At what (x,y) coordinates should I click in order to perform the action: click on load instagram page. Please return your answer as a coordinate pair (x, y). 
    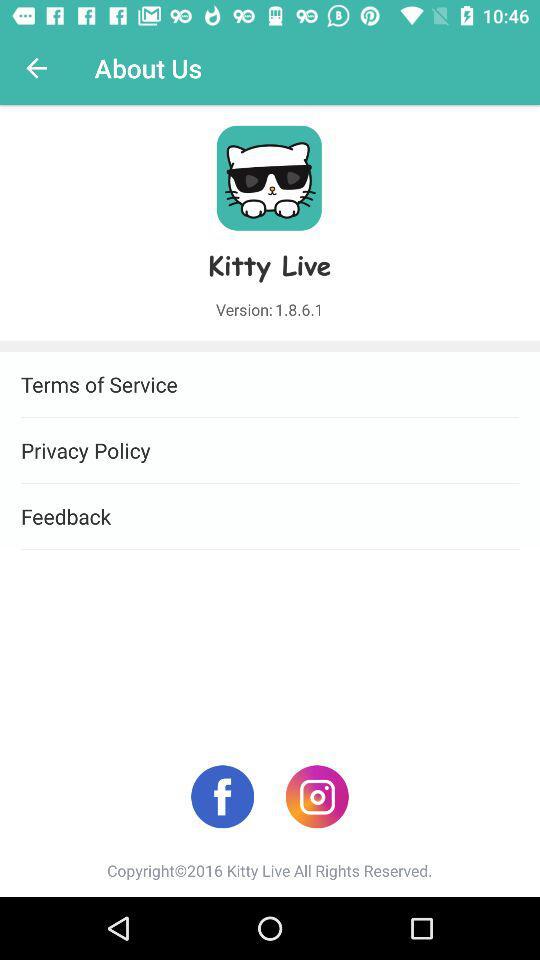
    Looking at the image, I should click on (317, 796).